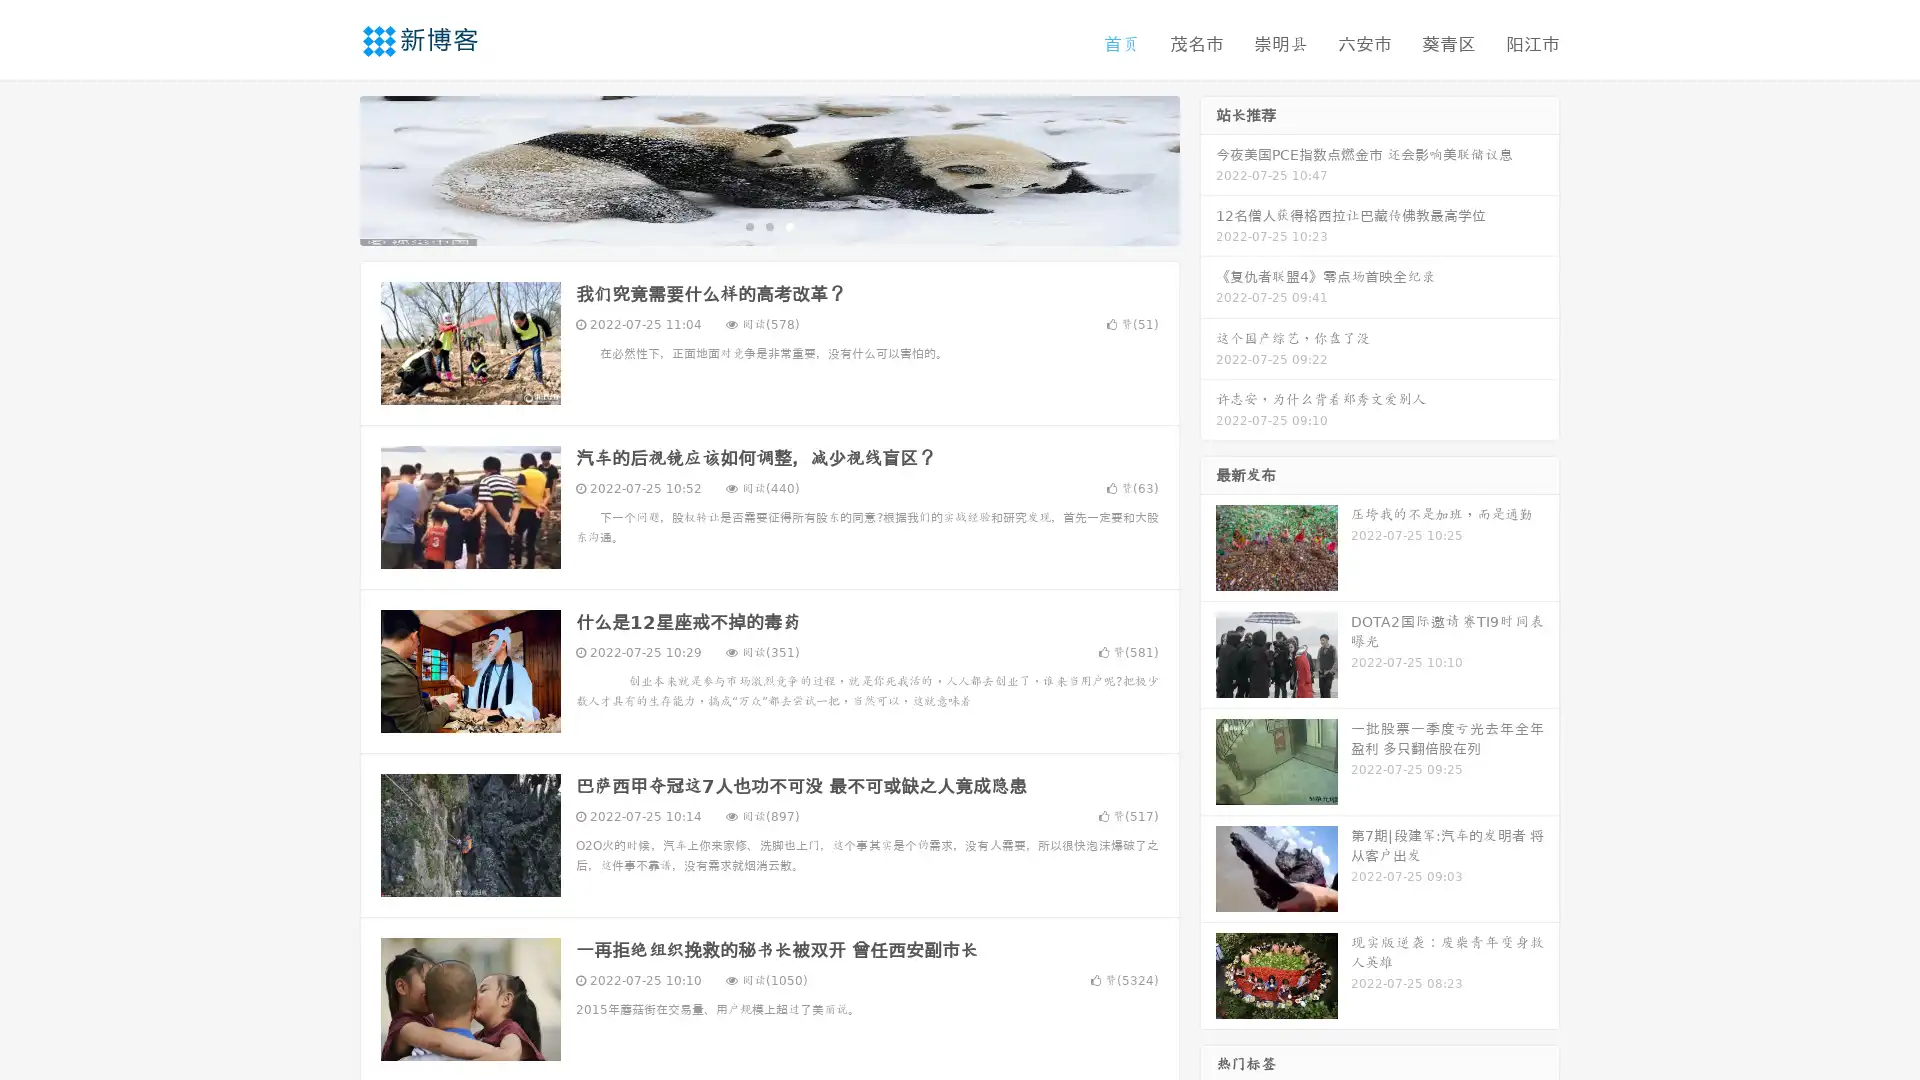 The width and height of the screenshot is (1920, 1080). Describe the element at coordinates (330, 168) in the screenshot. I see `Previous slide` at that location.